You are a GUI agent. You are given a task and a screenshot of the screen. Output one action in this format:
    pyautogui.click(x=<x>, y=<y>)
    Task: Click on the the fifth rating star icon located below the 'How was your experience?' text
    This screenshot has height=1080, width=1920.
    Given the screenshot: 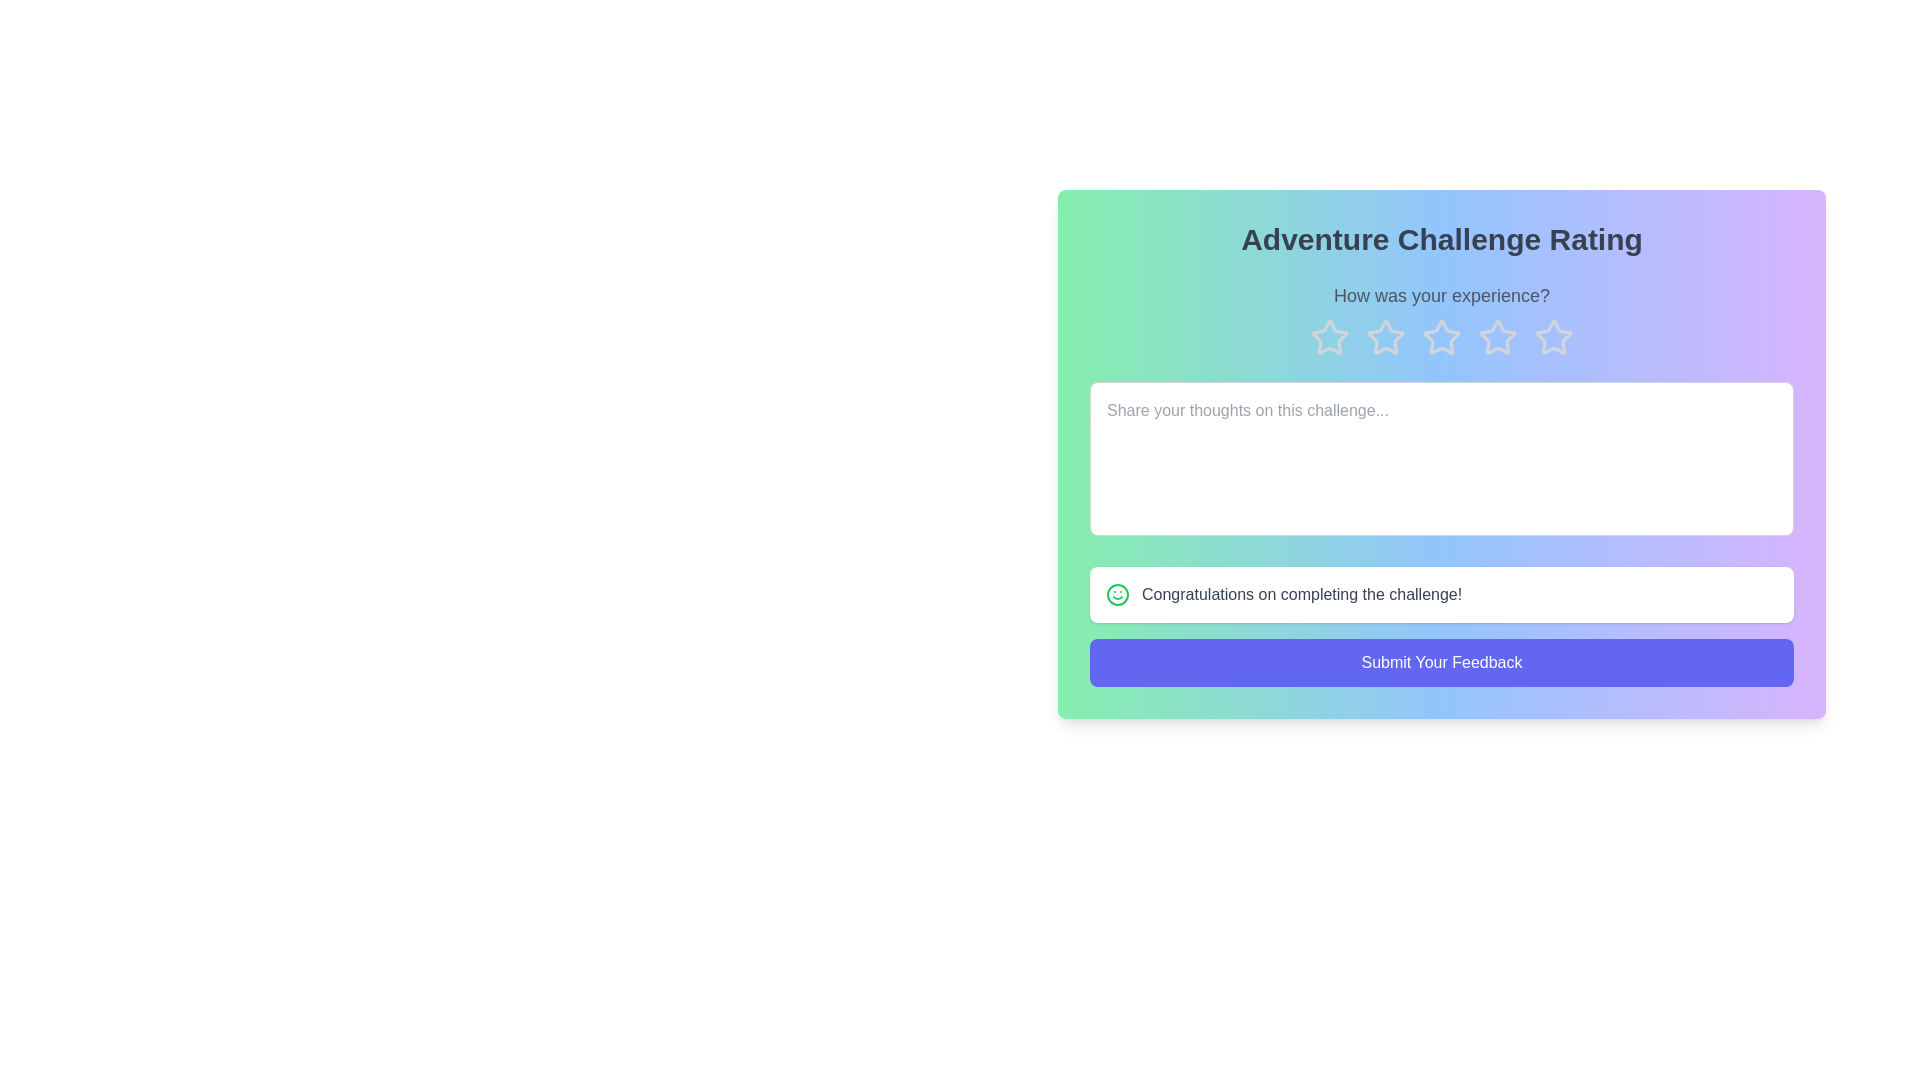 What is the action you would take?
    pyautogui.click(x=1553, y=337)
    